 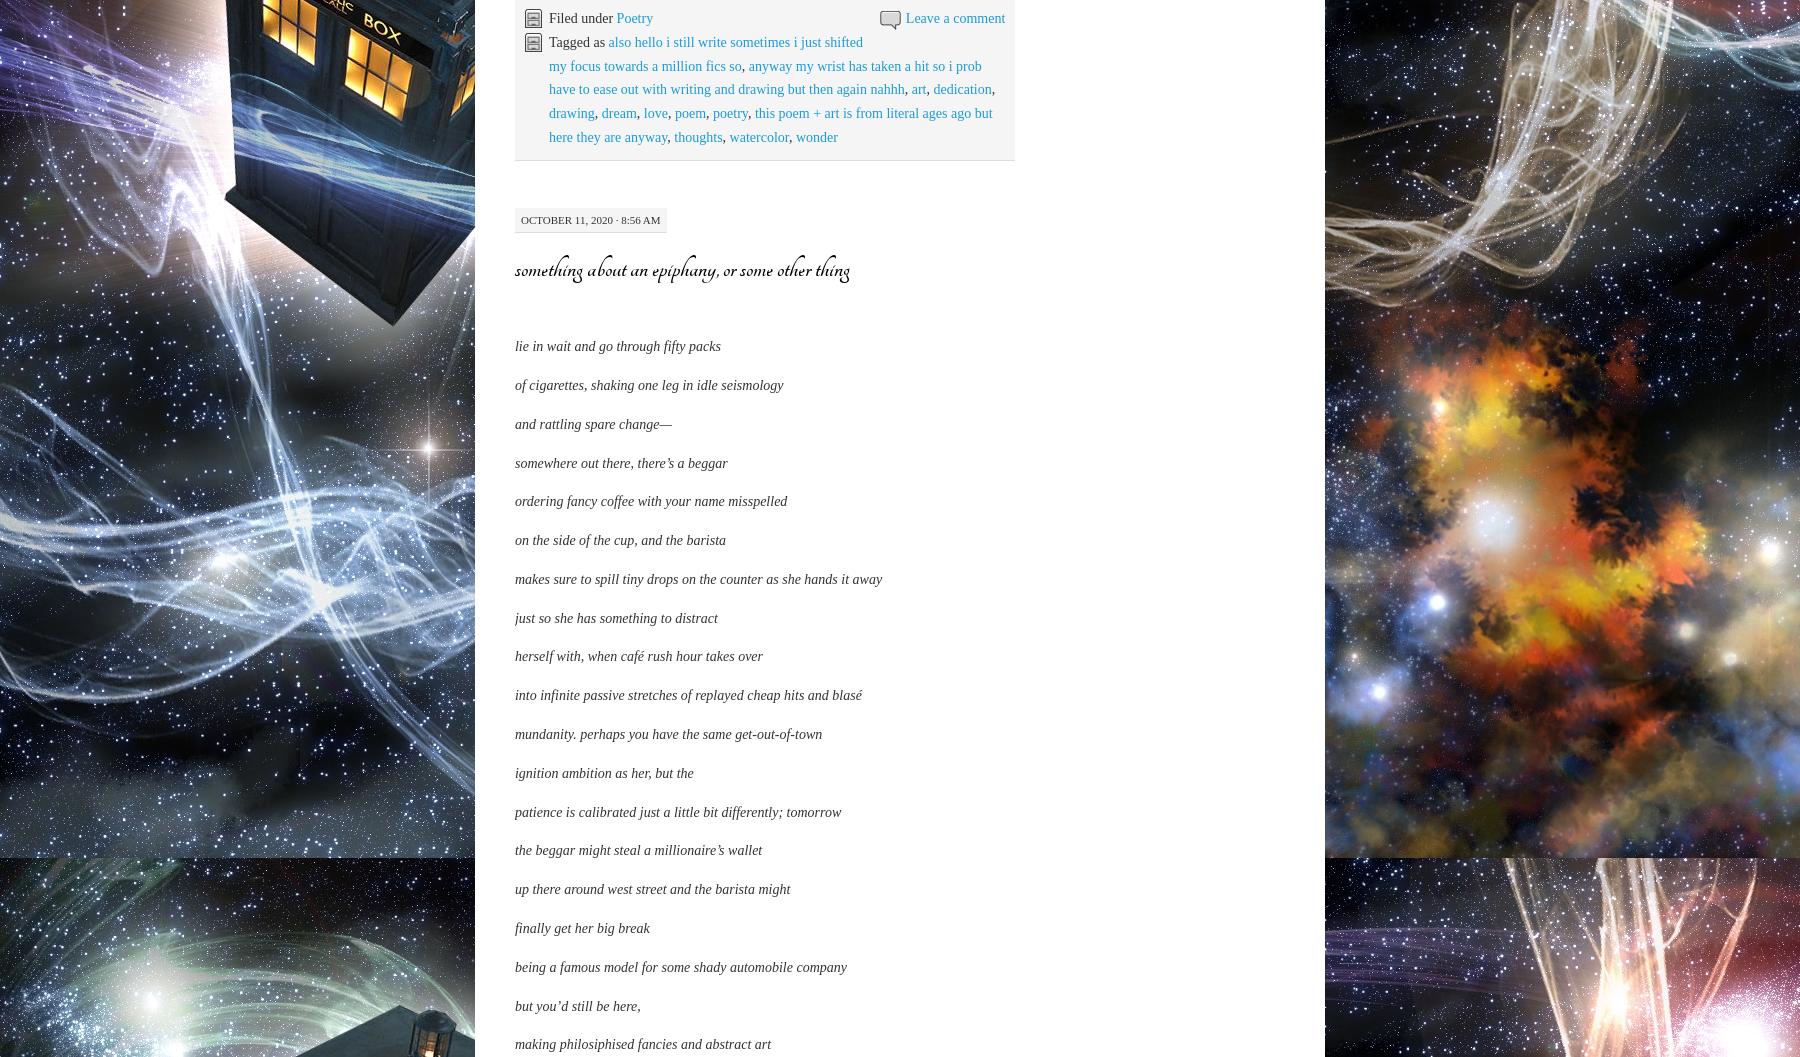 I want to click on 'anyway my wrist has taken a hit so i prob have to ease out with writing and drawing but then again nahhh', so click(x=763, y=76).